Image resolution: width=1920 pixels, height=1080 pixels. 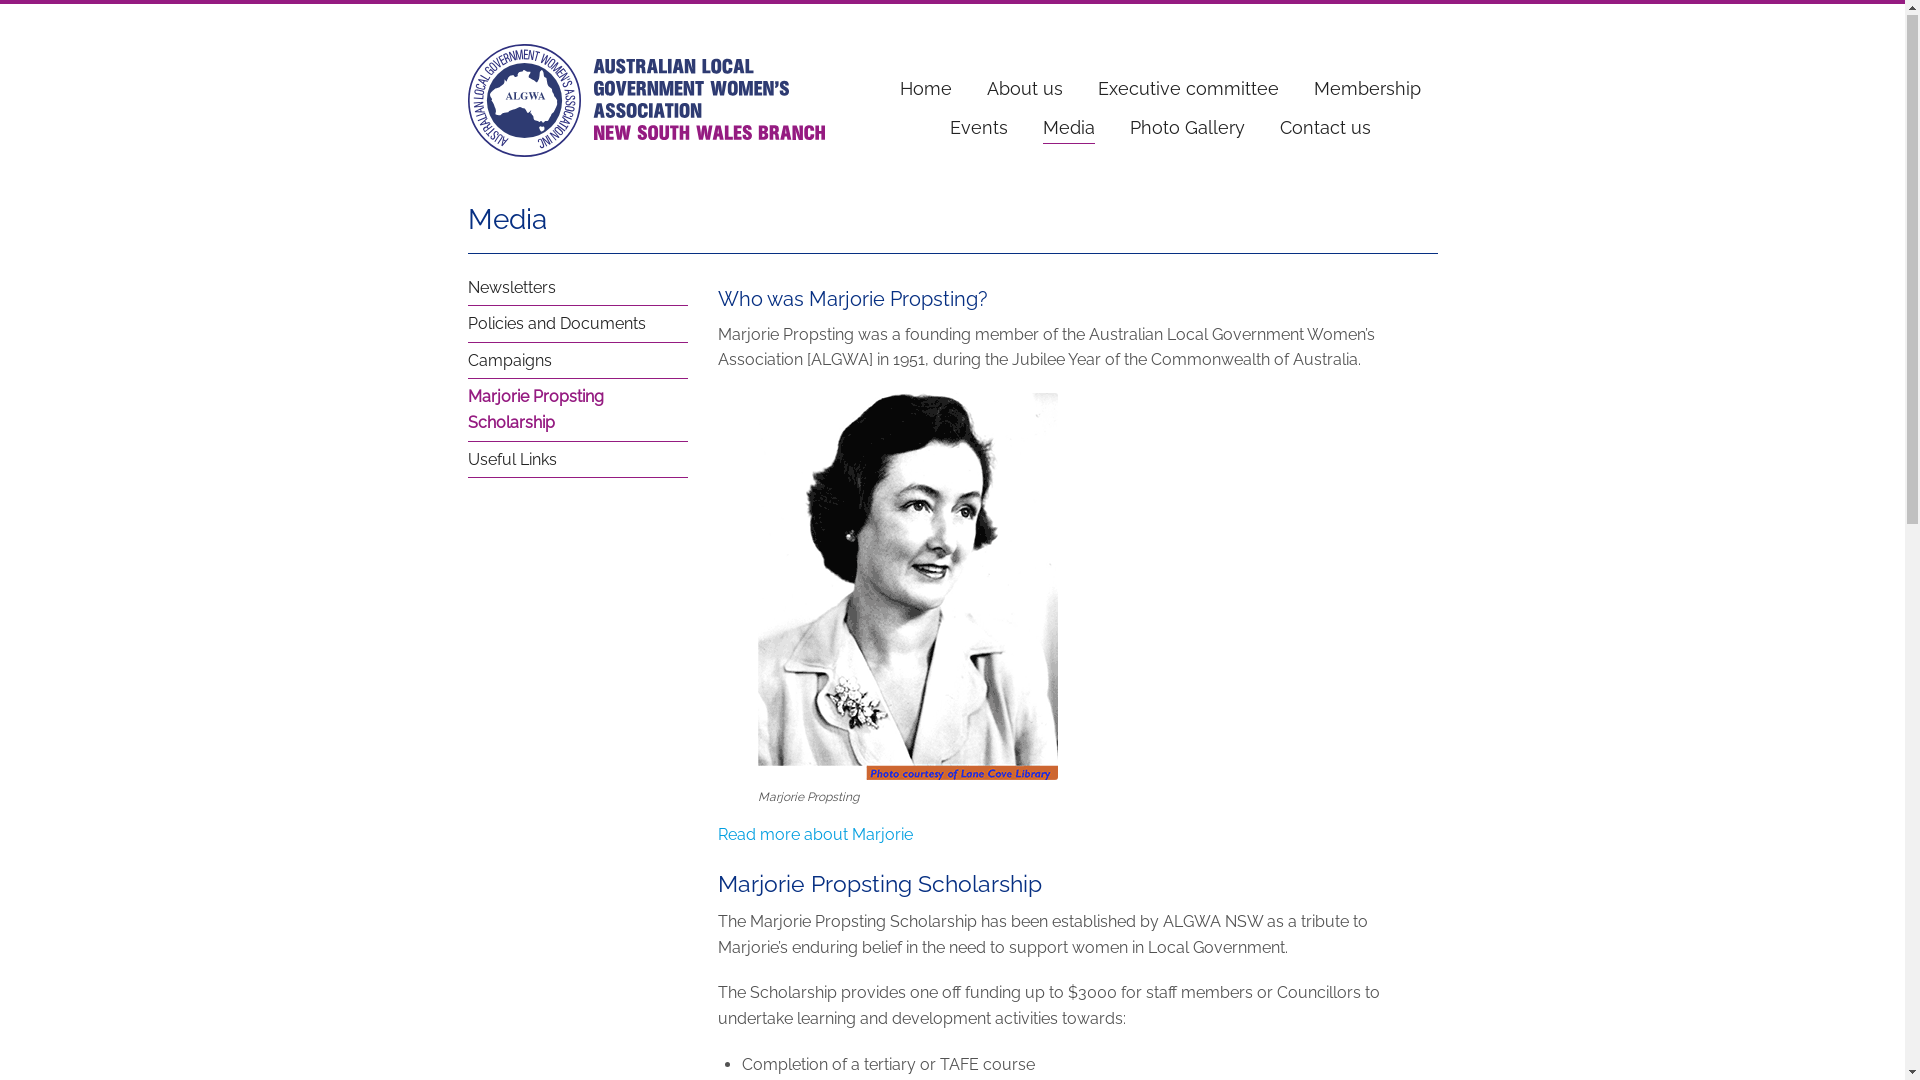 What do you see at coordinates (576, 323) in the screenshot?
I see `'Policies and Documents'` at bounding box center [576, 323].